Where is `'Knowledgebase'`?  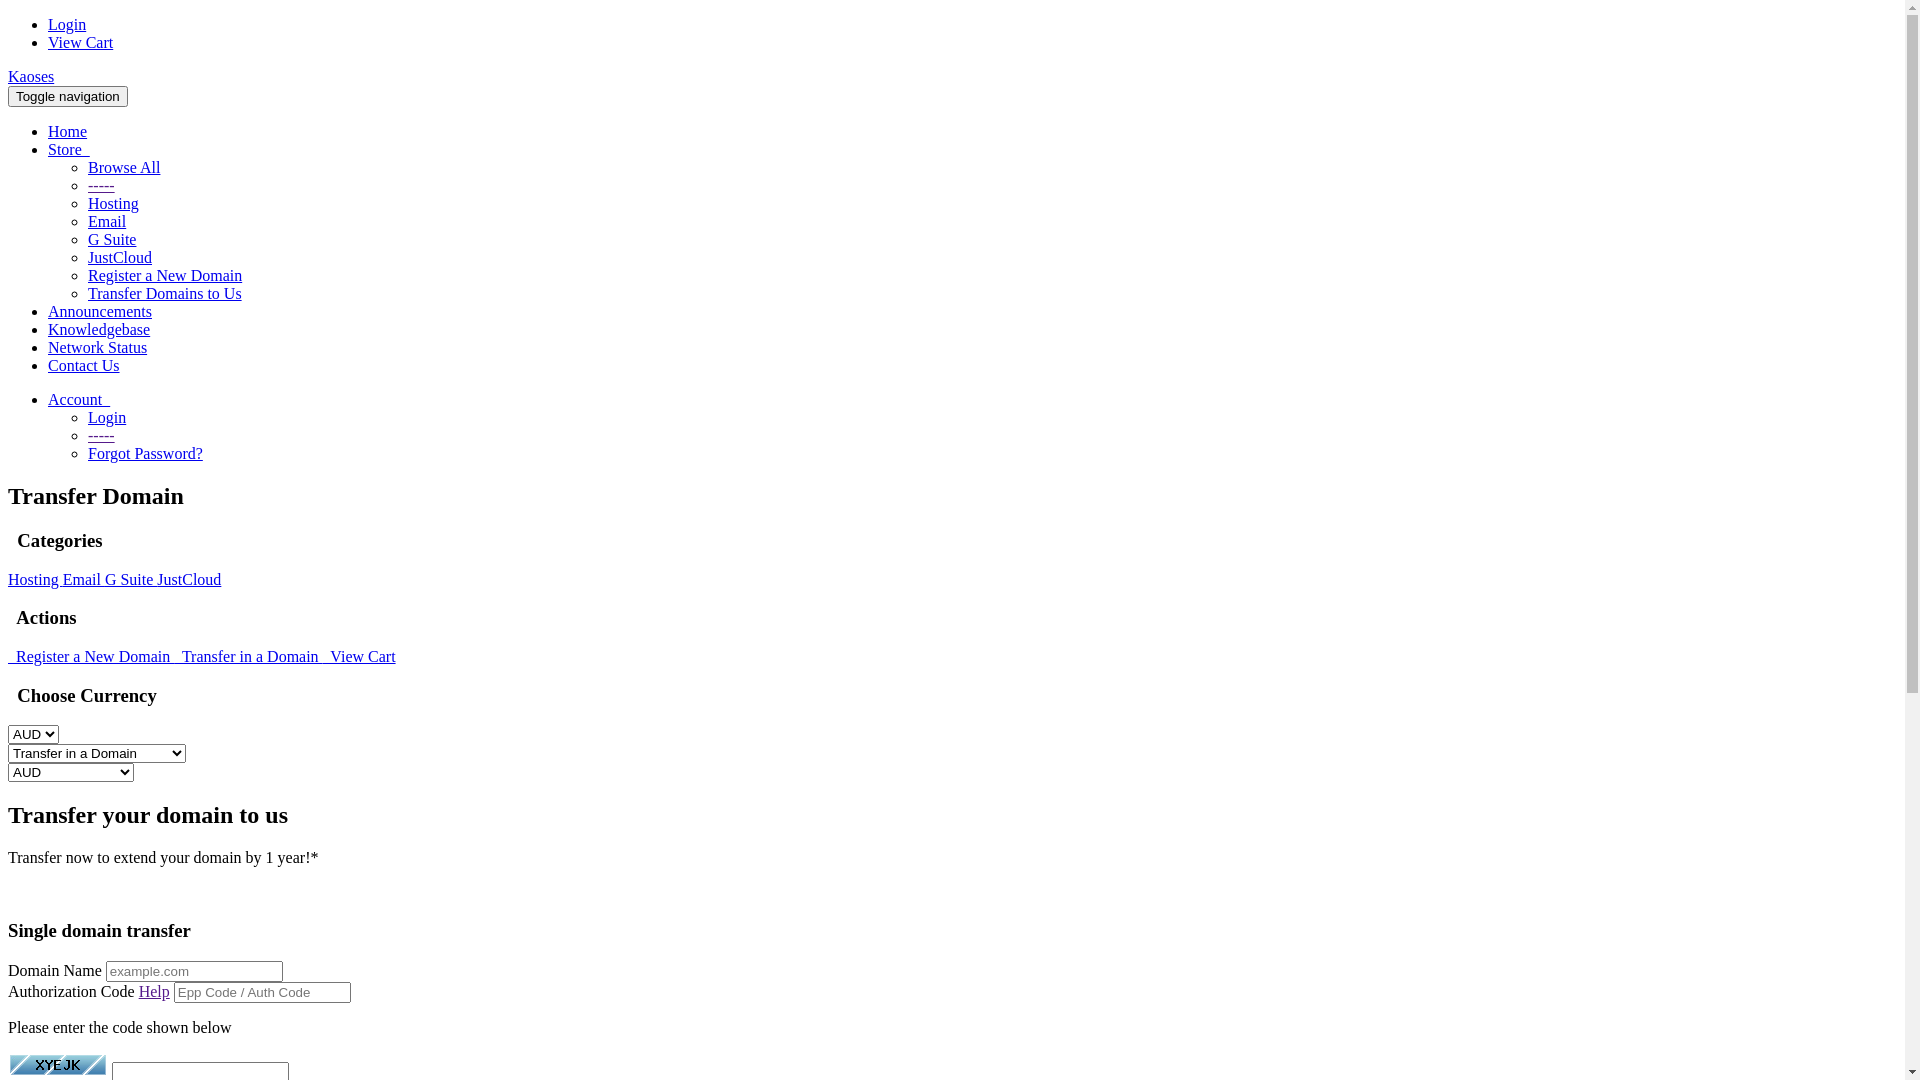
'Knowledgebase' is located at coordinates (98, 328).